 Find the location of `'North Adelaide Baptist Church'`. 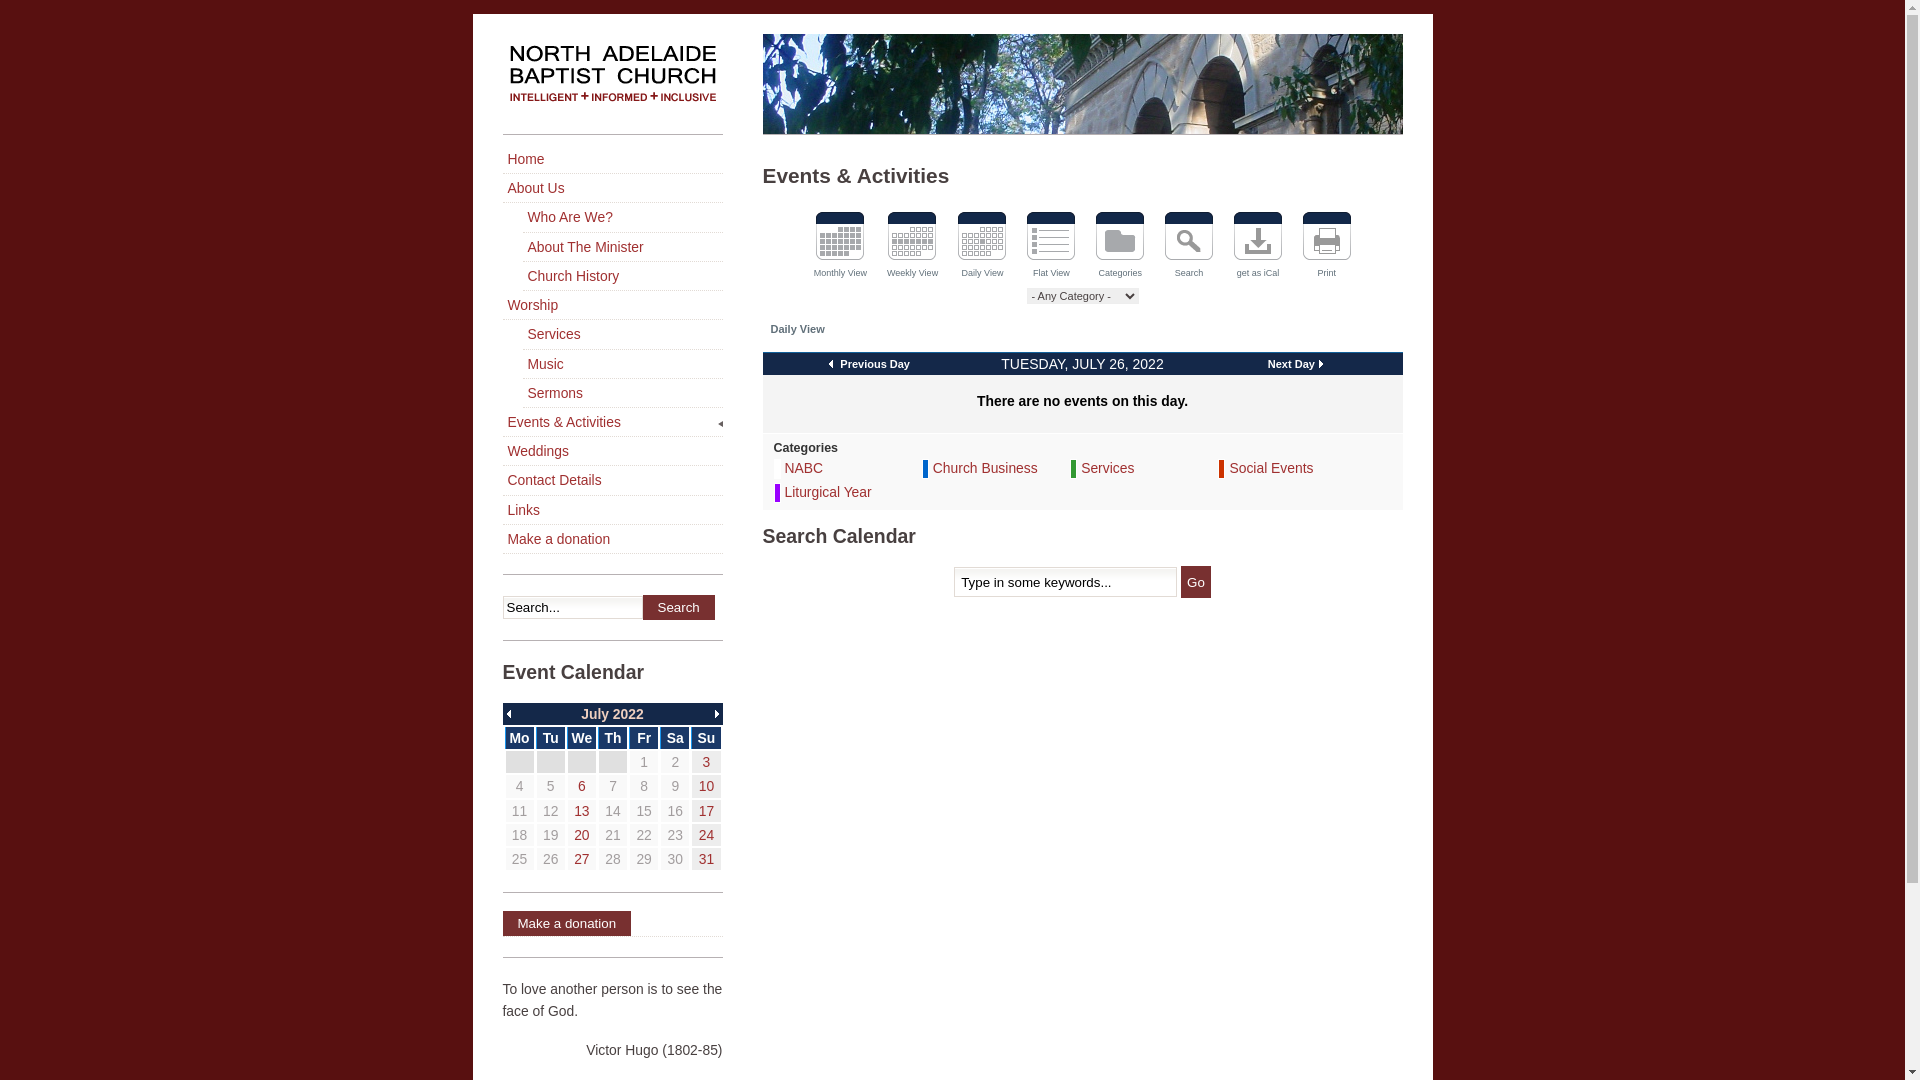

'North Adelaide Baptist Church' is located at coordinates (610, 83).